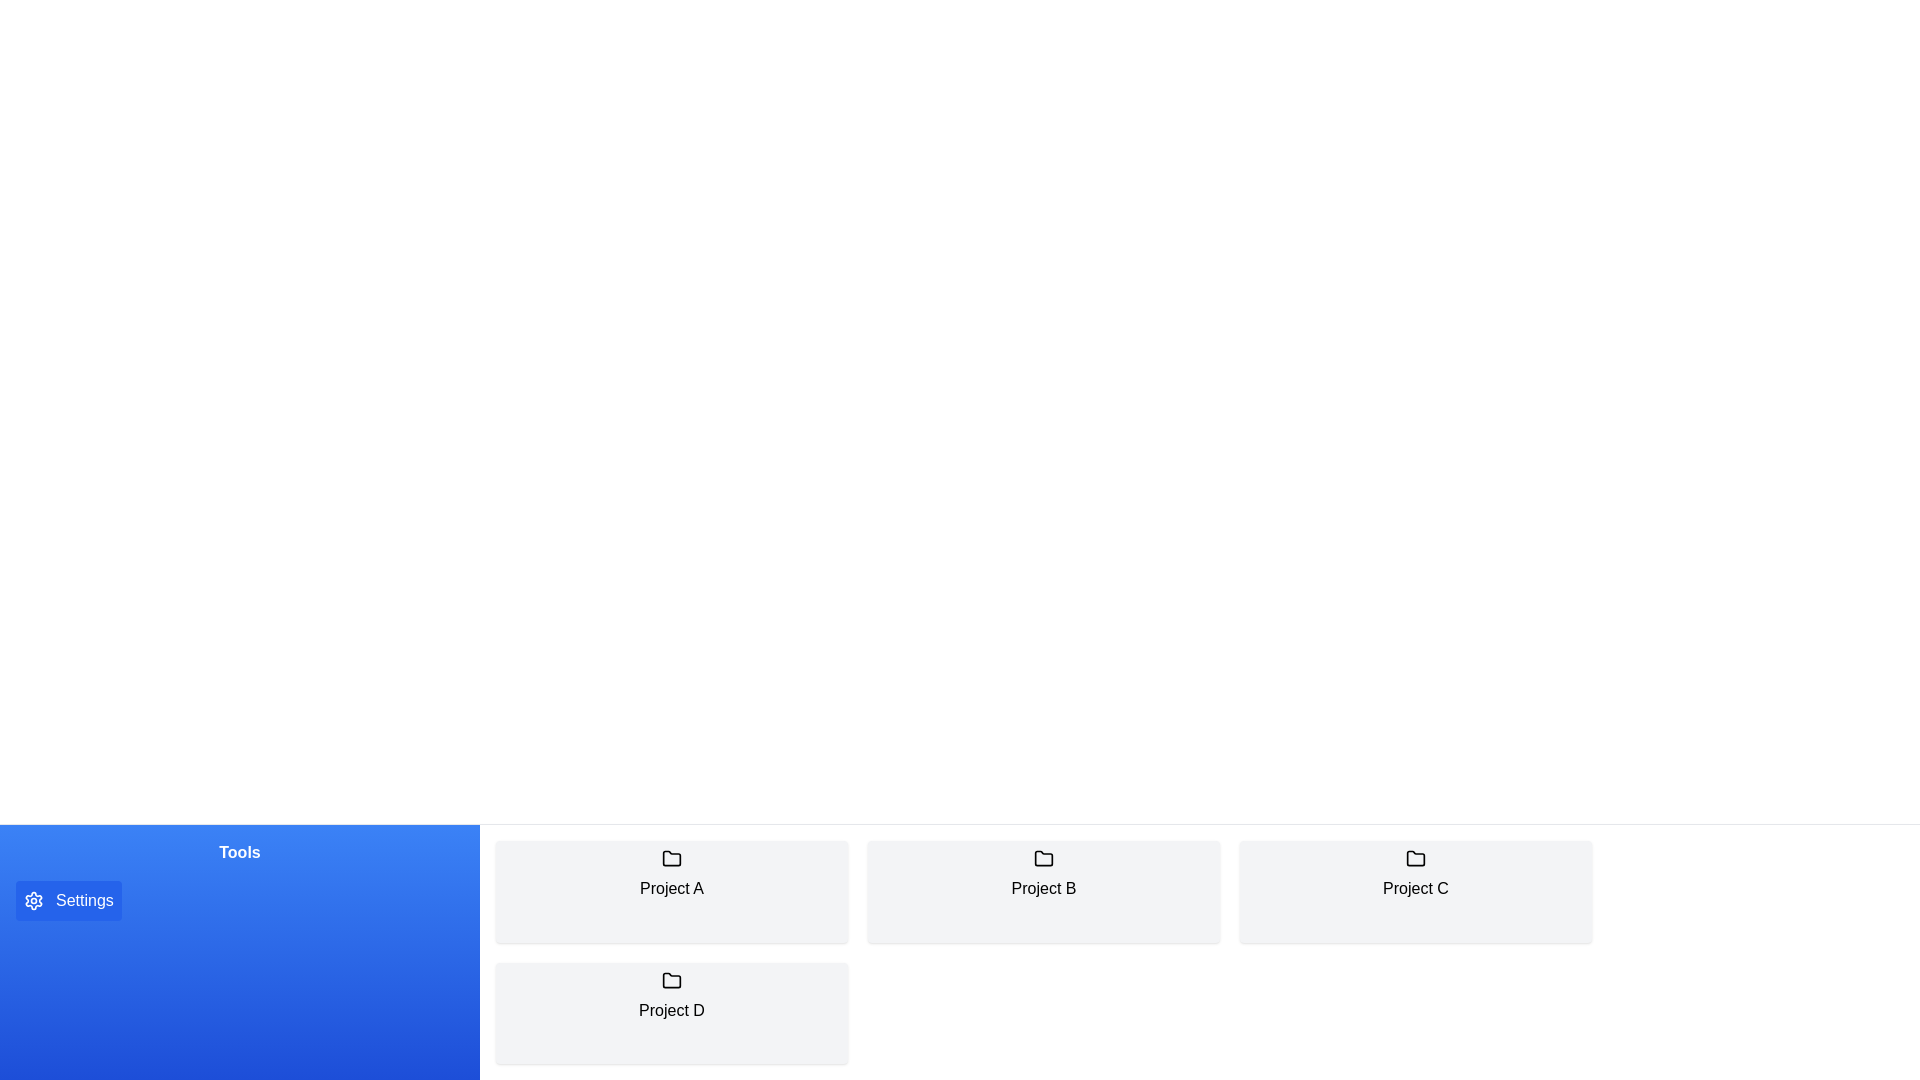 The height and width of the screenshot is (1080, 1920). I want to click on the 'Project D' card, which is the fourth card in a group of four cards labeled 'Project A', 'Project B', 'Project C', and 'Project D', so click(672, 1013).